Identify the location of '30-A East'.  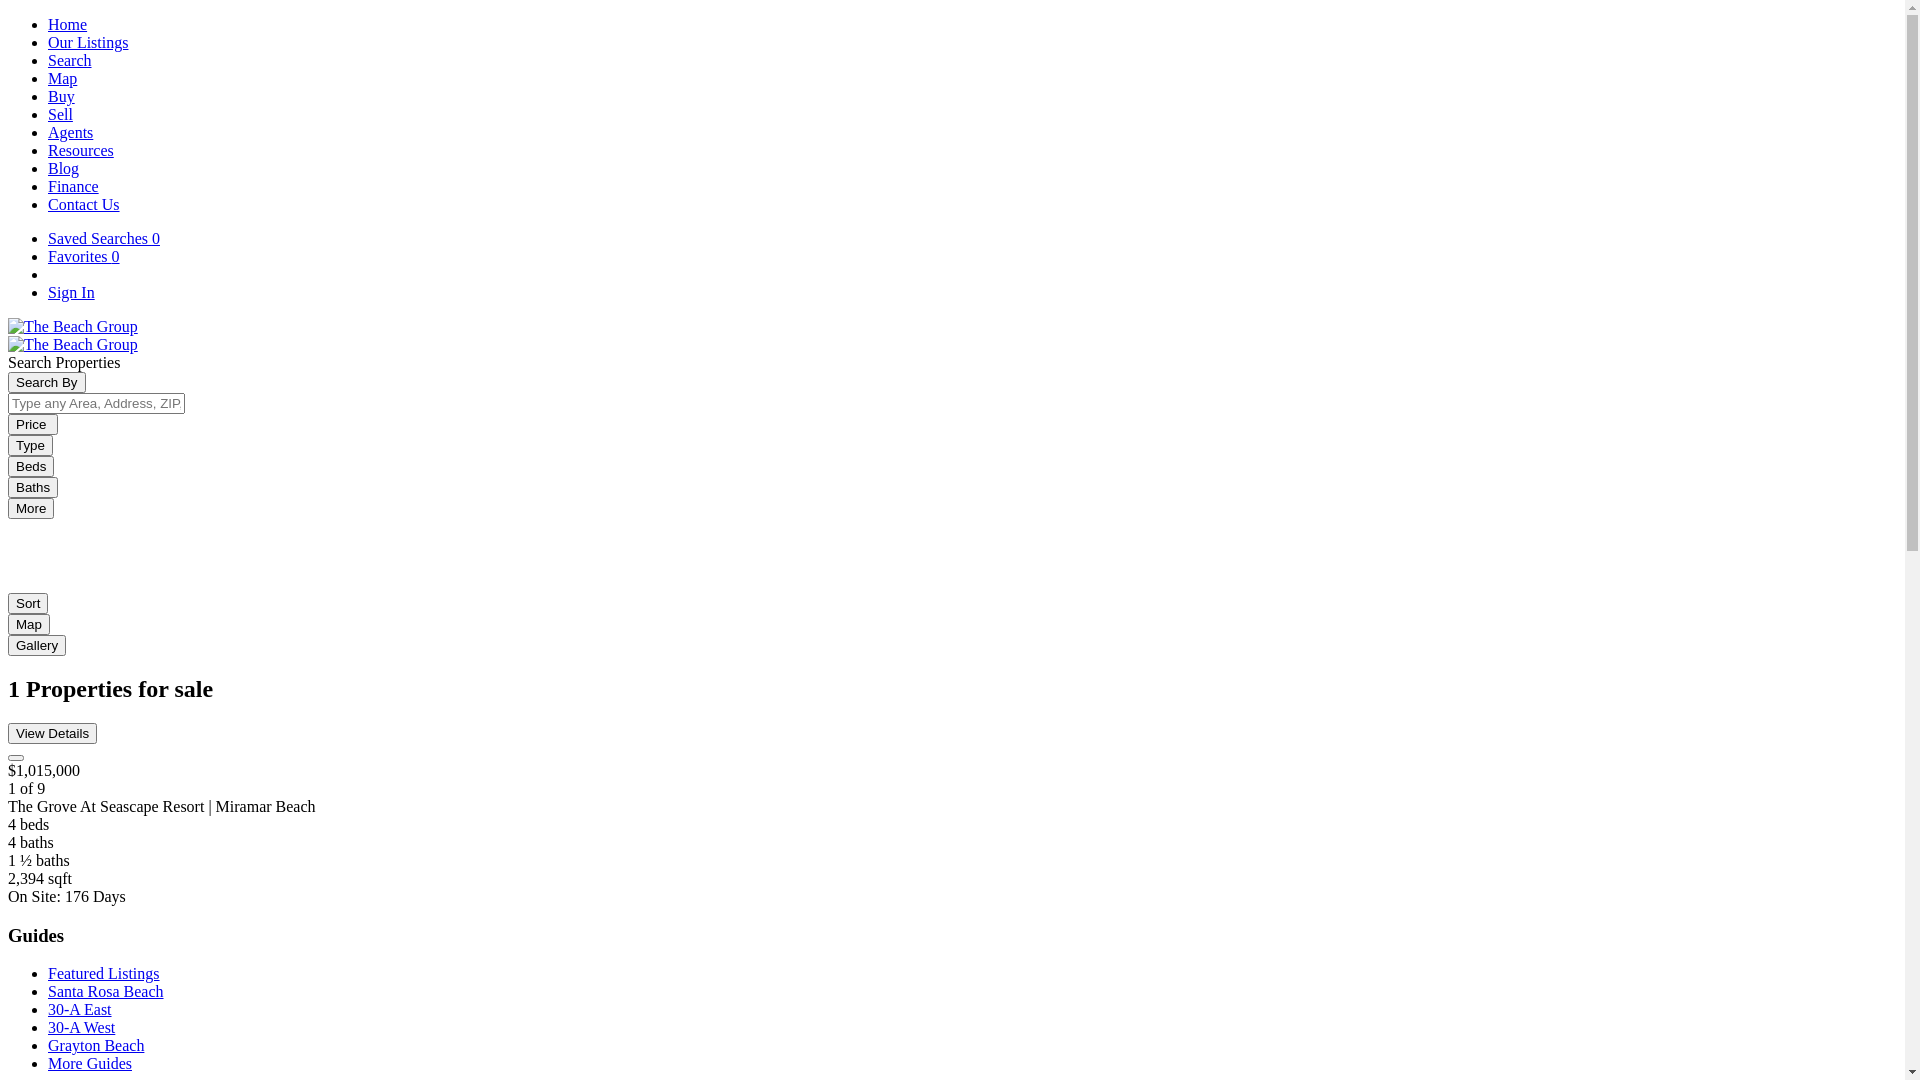
(80, 1009).